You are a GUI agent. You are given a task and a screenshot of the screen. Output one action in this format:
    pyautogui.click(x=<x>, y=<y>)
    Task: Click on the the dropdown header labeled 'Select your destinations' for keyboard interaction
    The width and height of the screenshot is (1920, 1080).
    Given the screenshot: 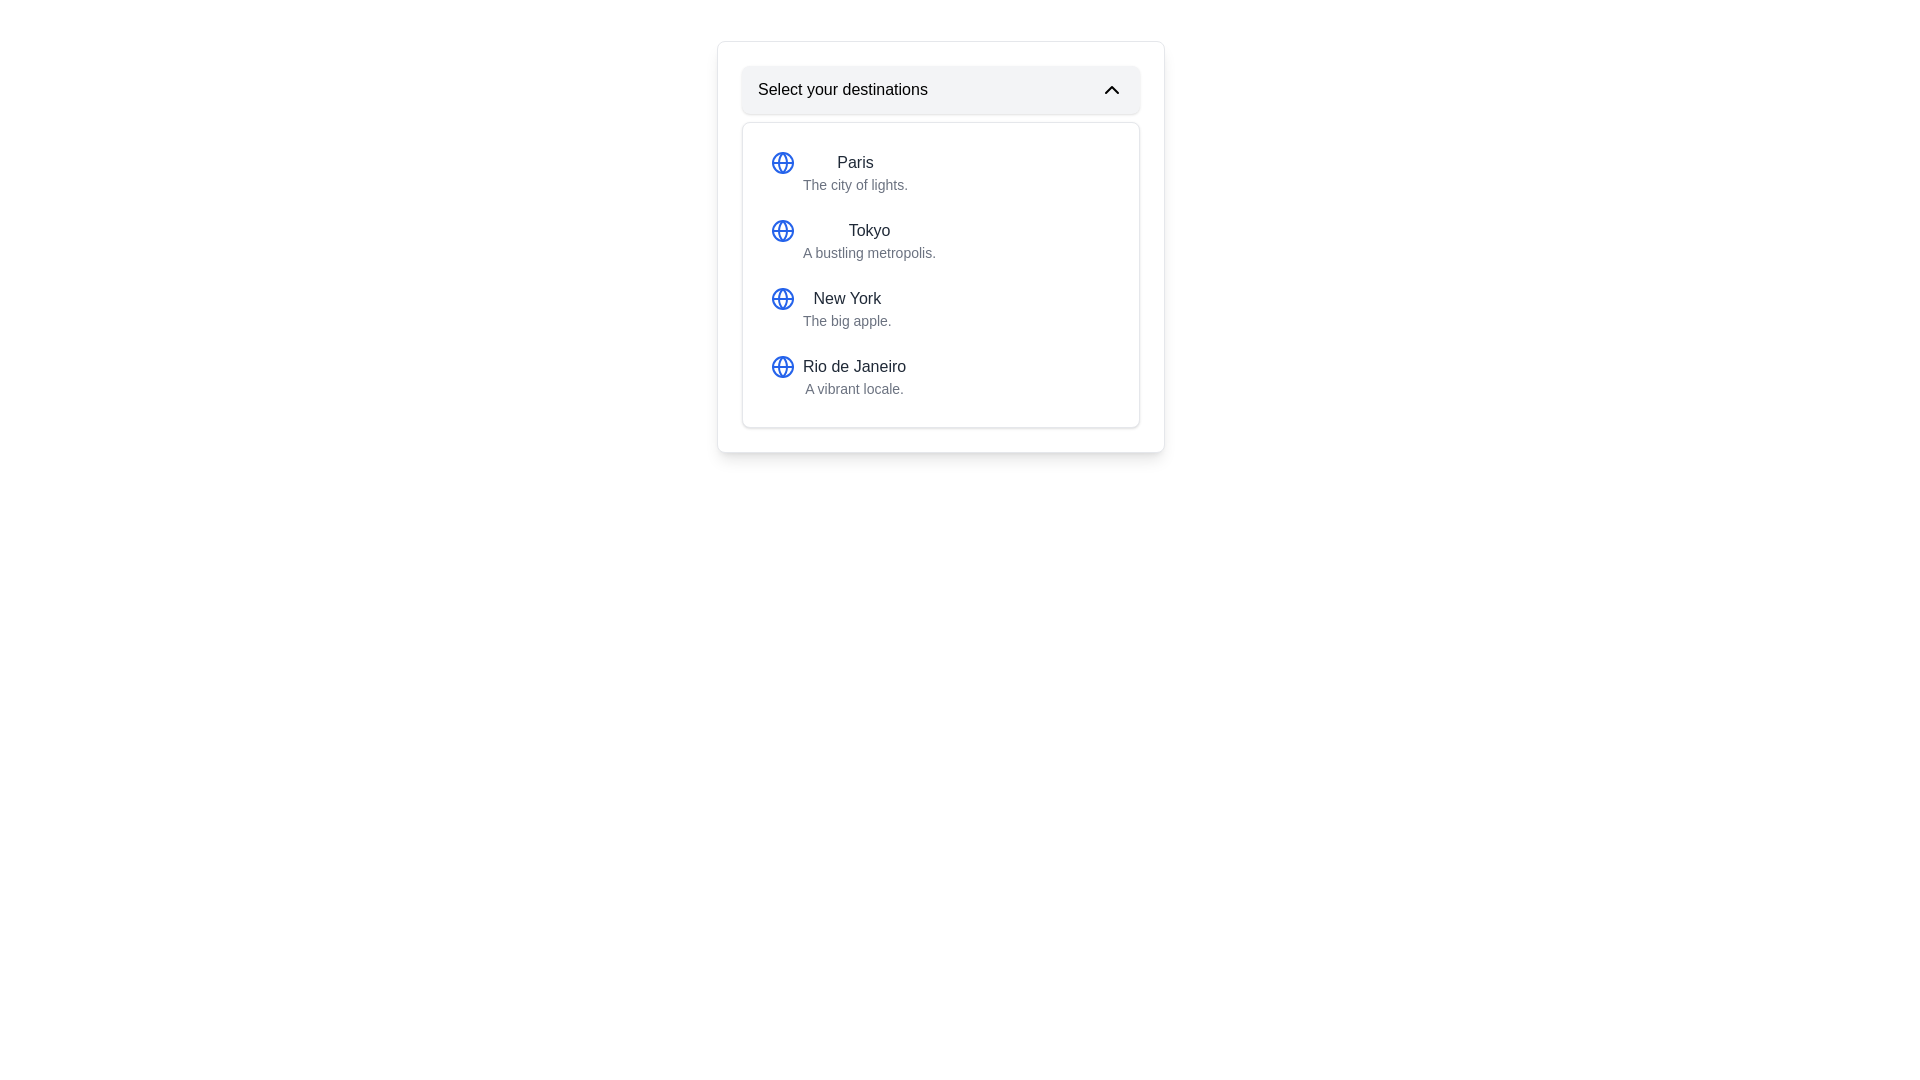 What is the action you would take?
    pyautogui.click(x=939, y=88)
    